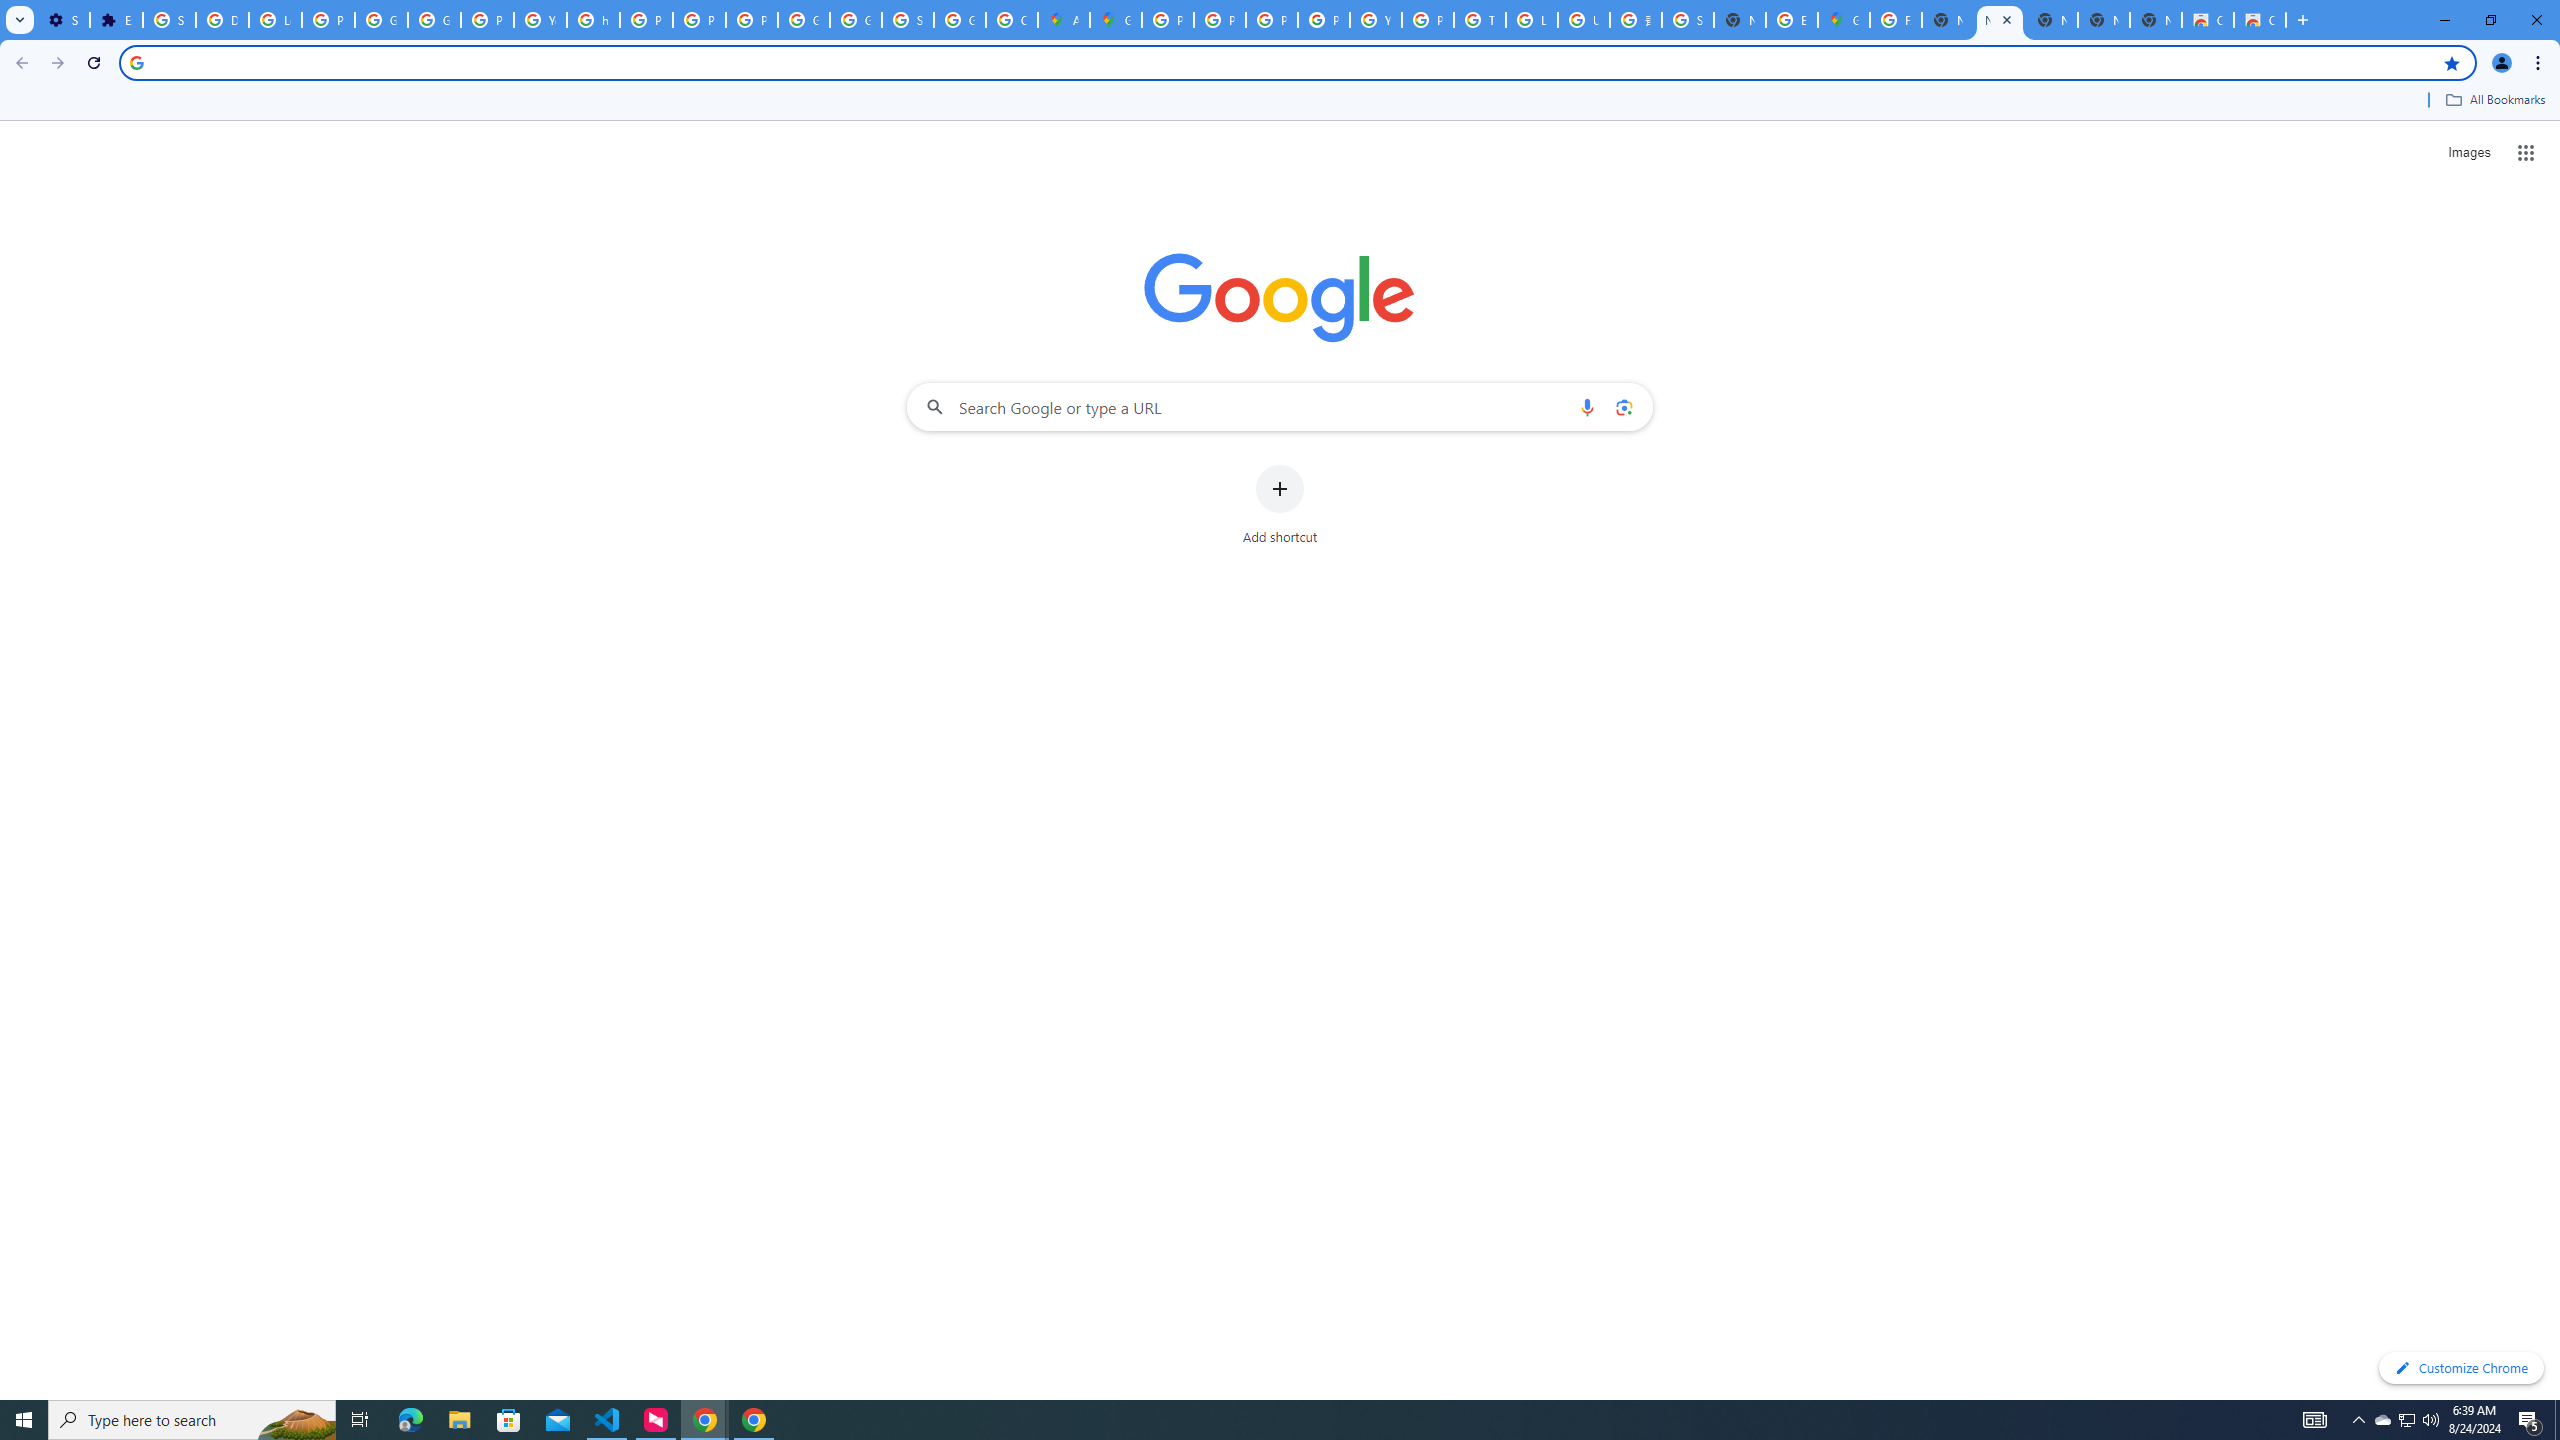  Describe the element at coordinates (1293, 61) in the screenshot. I see `'Address and search bar'` at that location.